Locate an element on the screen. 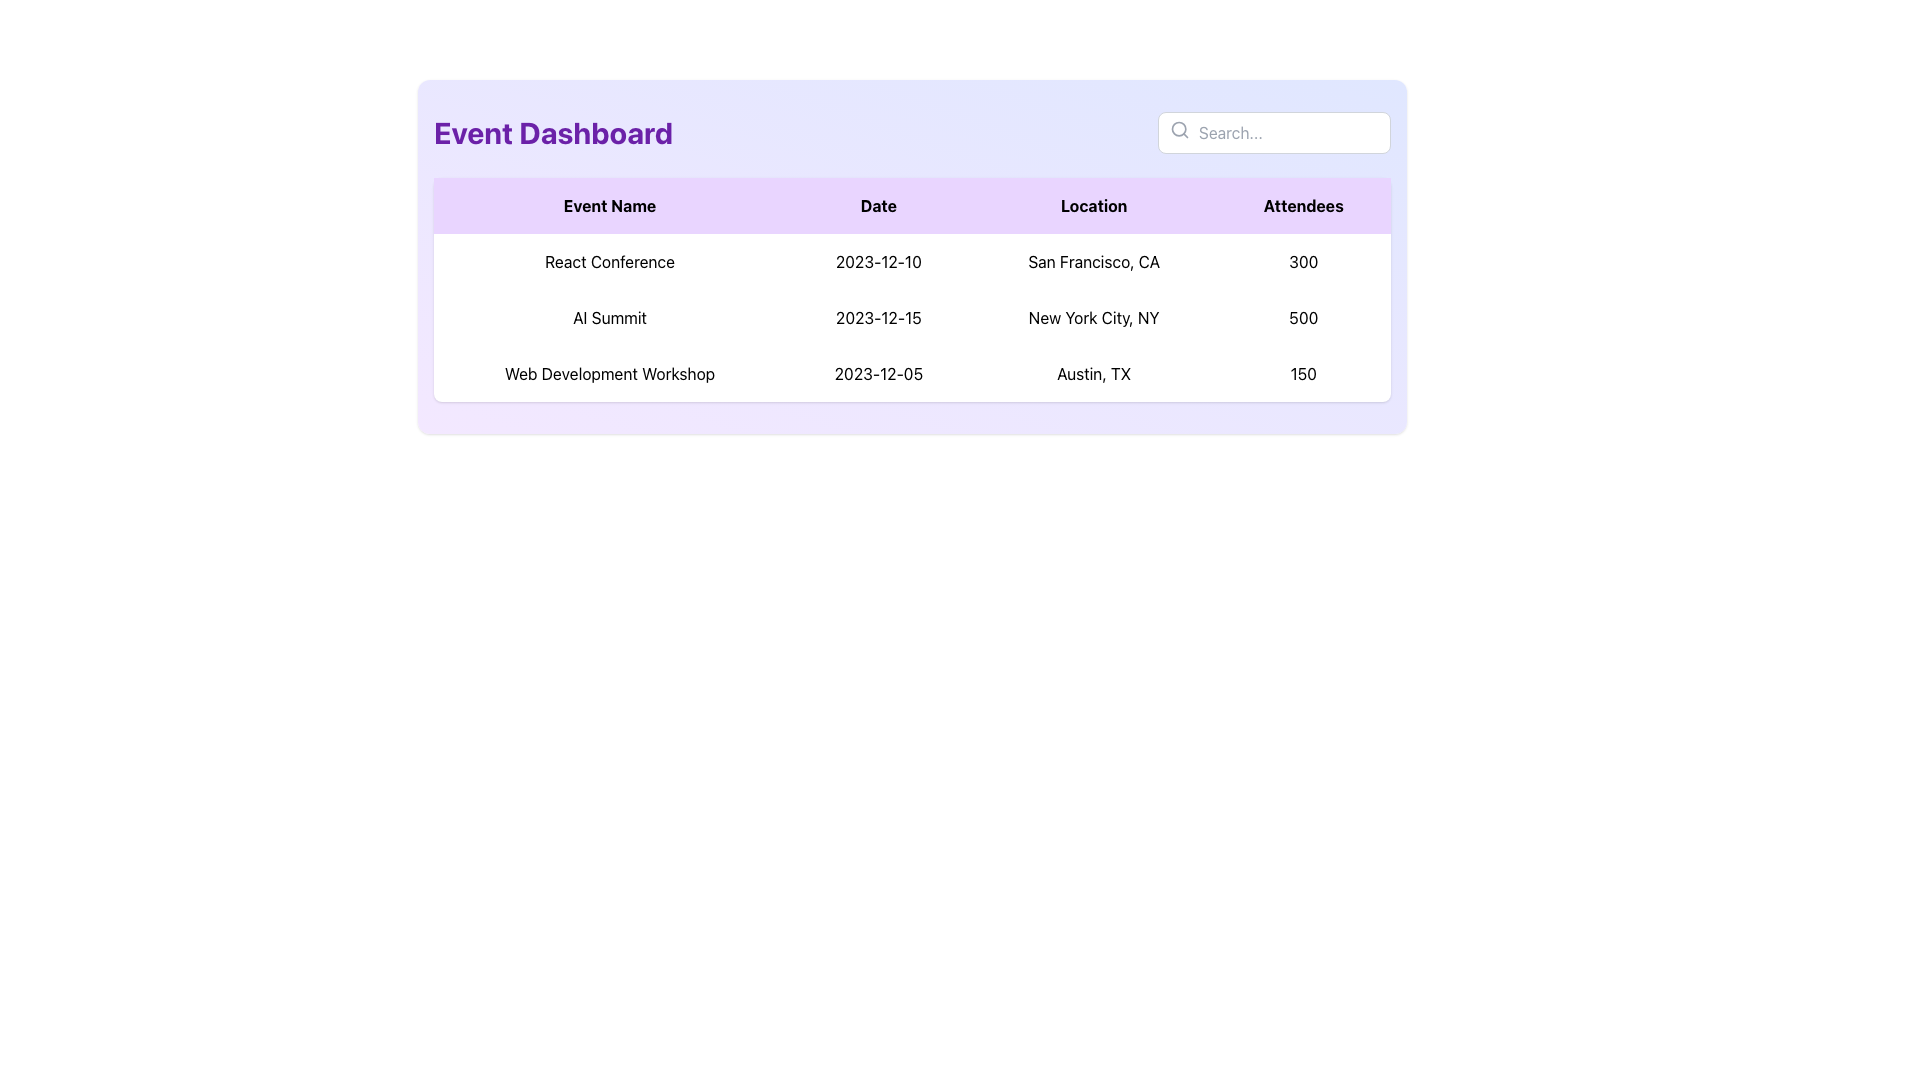 The height and width of the screenshot is (1080, 1920). the Table Header Cell that labels the column for the number of attendees, located in the fourth cell of the header row is located at coordinates (1303, 205).